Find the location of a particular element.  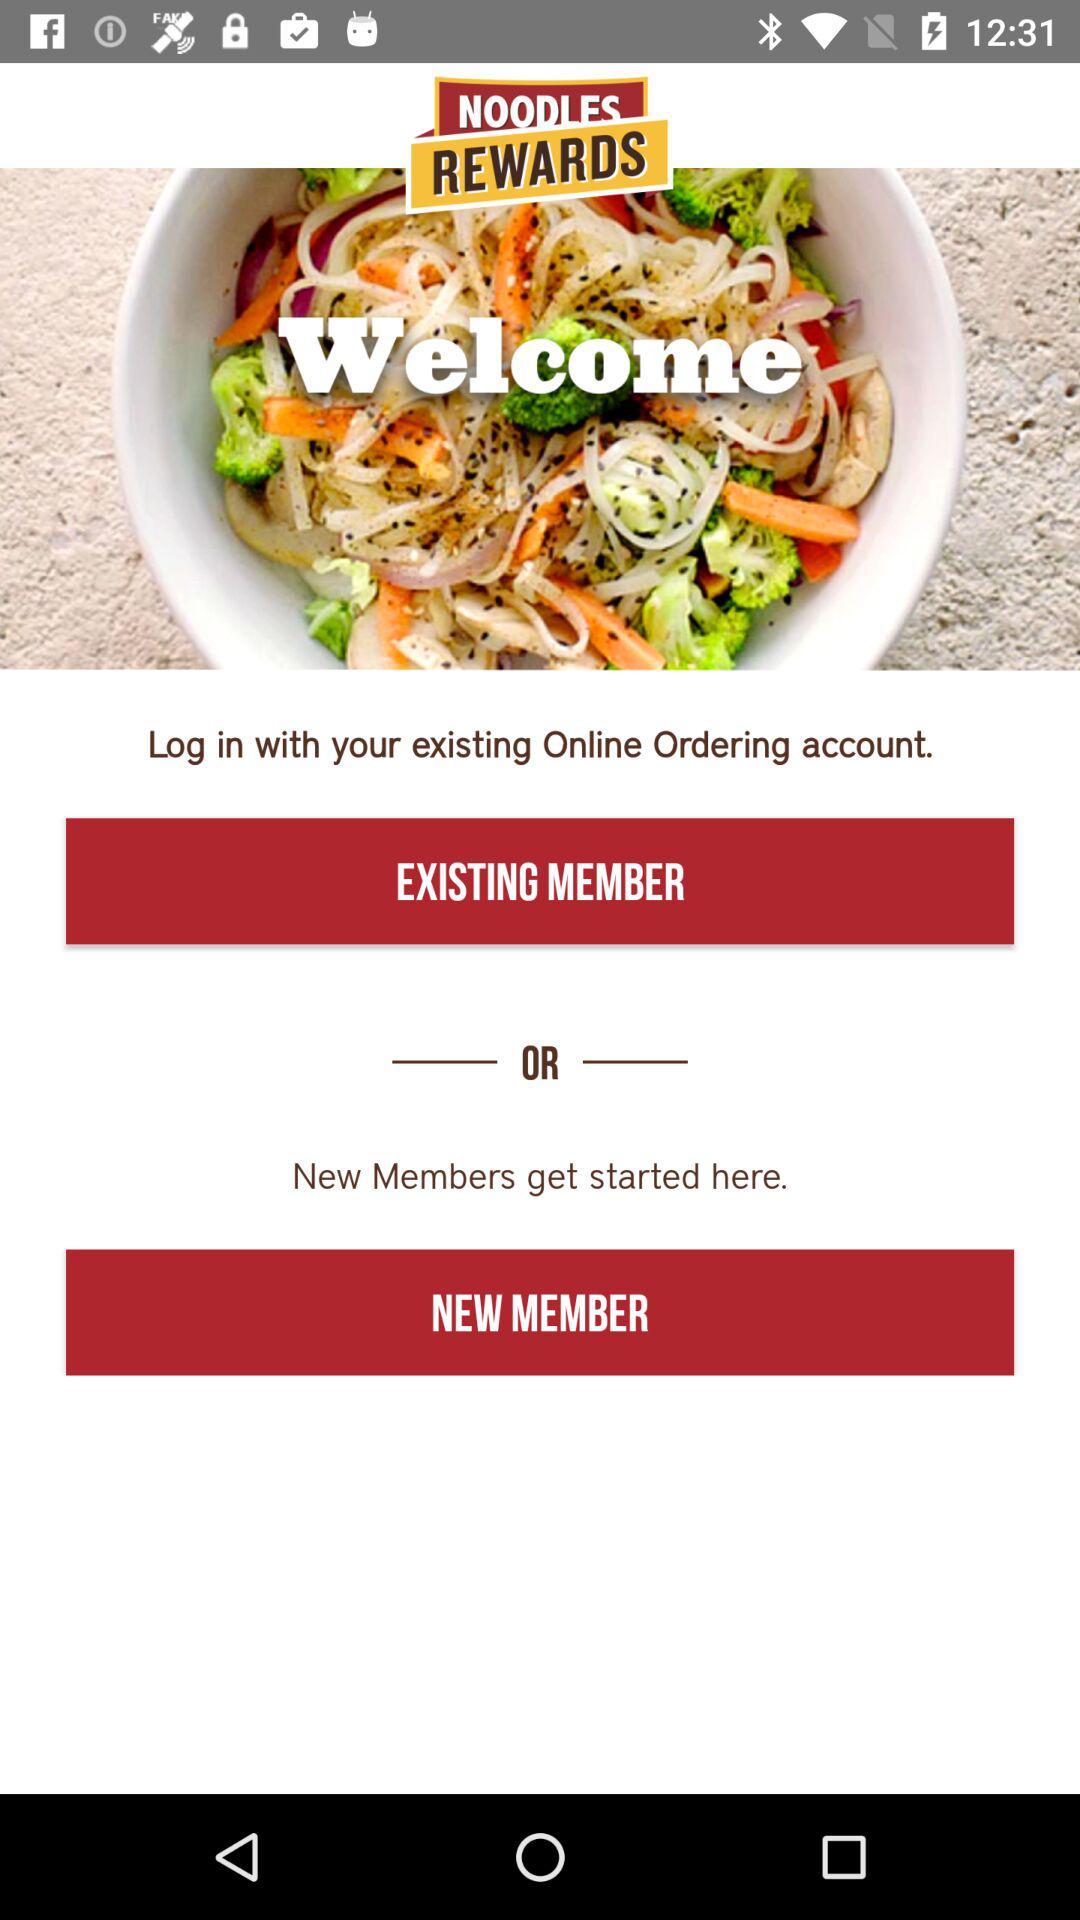

new member item is located at coordinates (540, 1312).